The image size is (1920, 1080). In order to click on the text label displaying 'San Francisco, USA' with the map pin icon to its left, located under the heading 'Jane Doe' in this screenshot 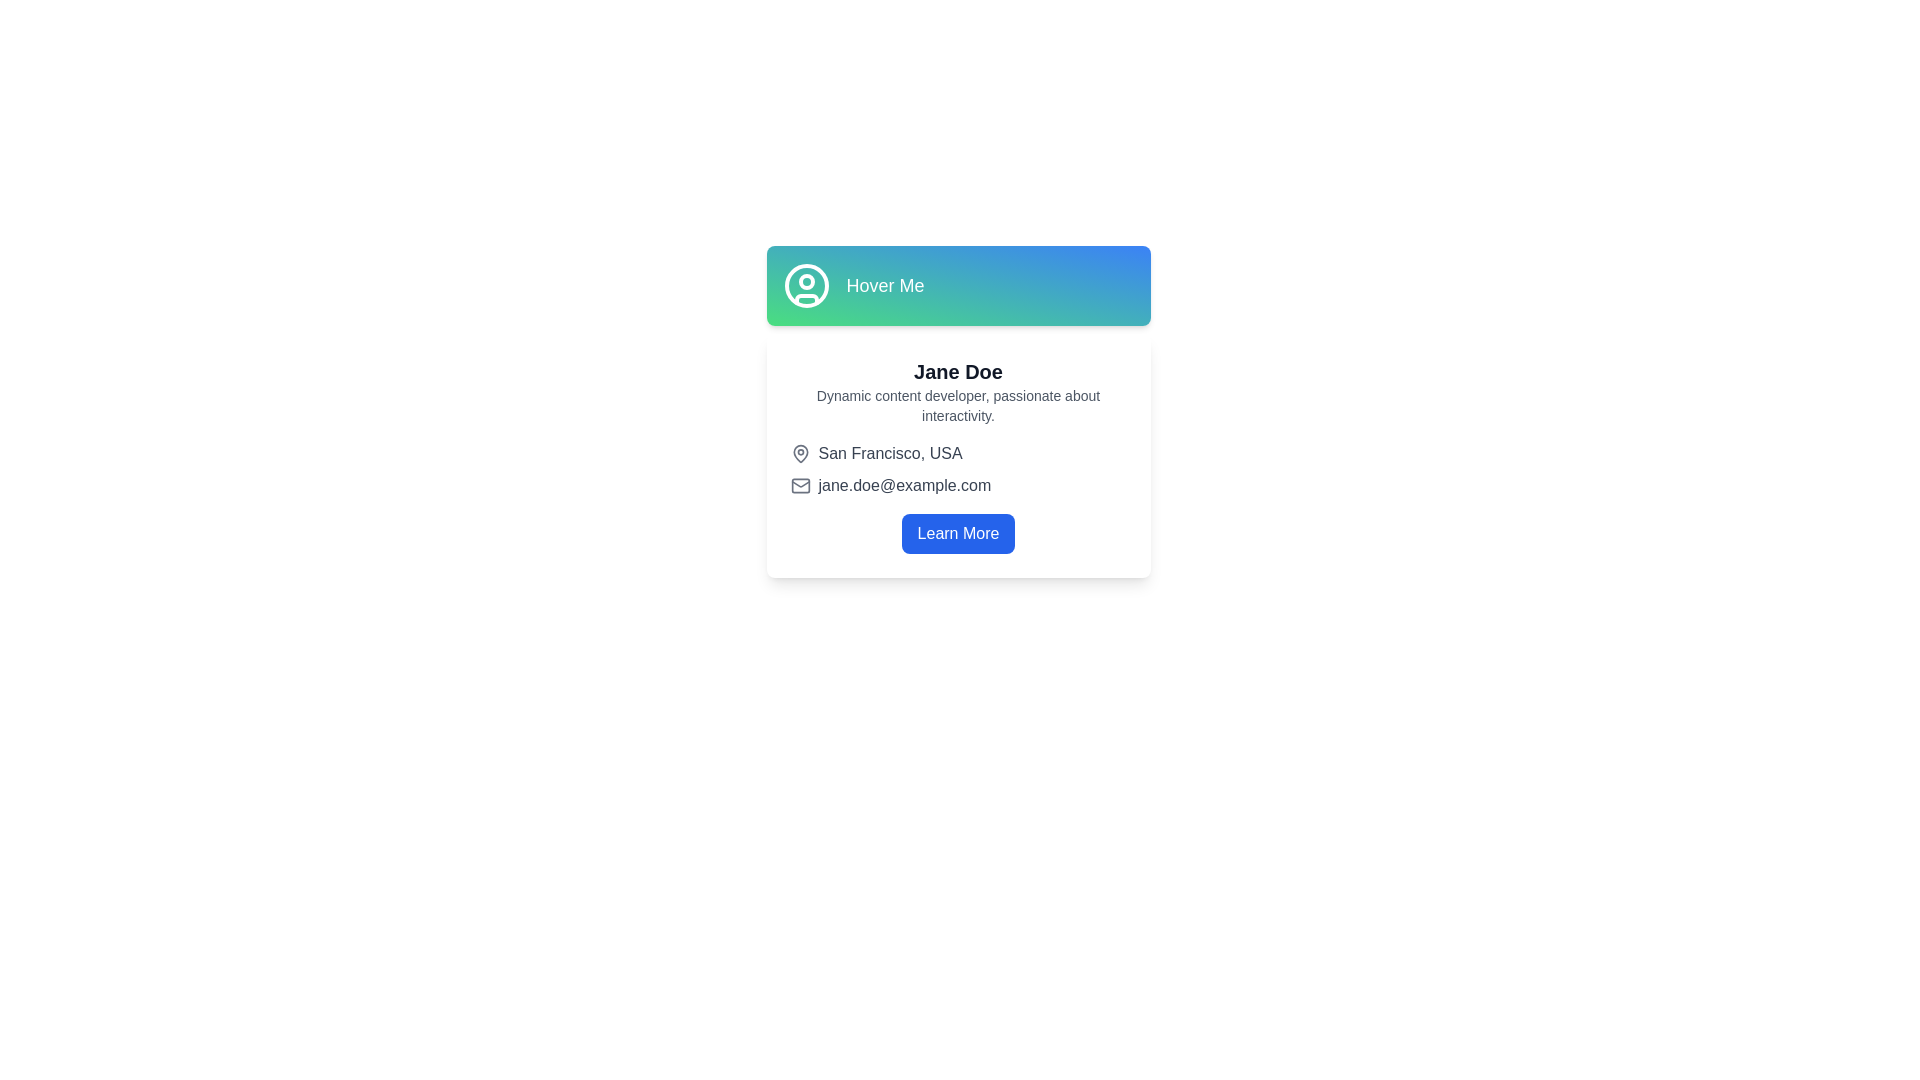, I will do `click(957, 454)`.